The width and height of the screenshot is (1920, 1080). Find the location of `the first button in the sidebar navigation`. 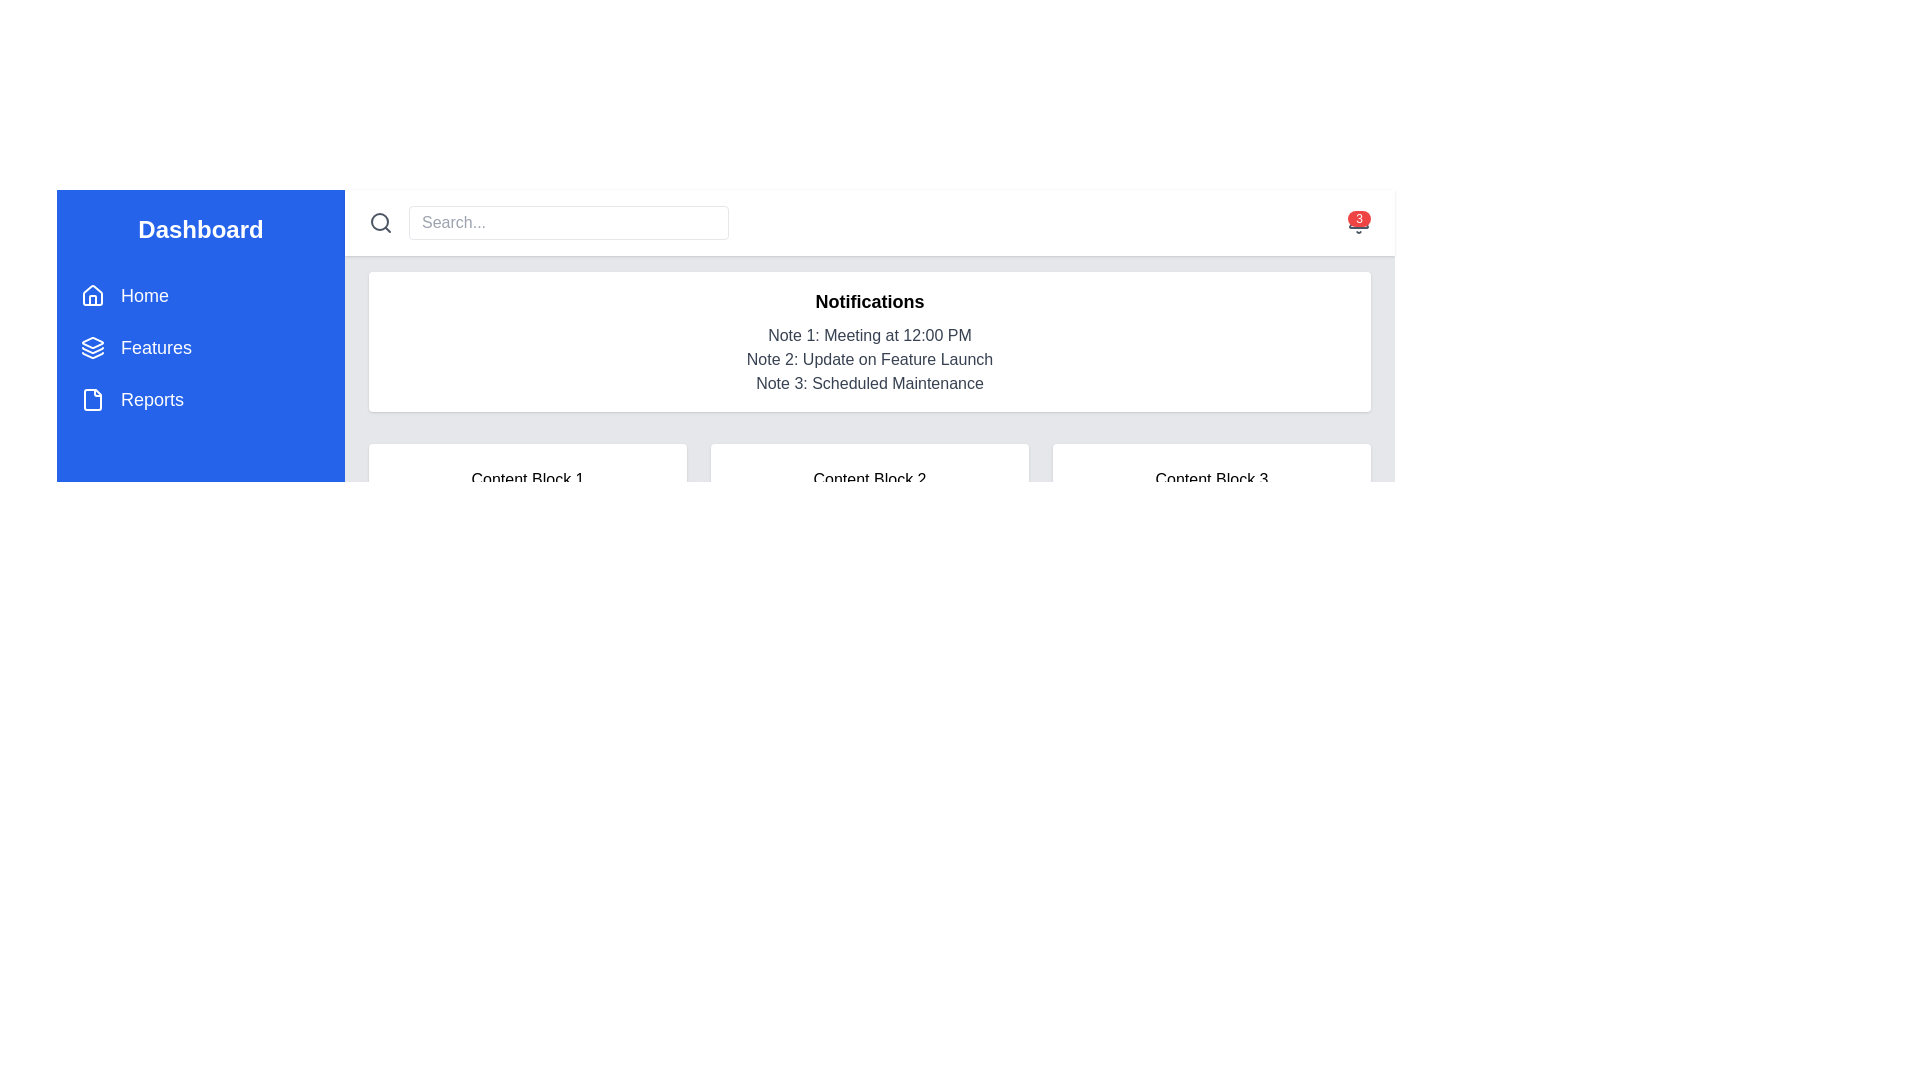

the first button in the sidebar navigation is located at coordinates (201, 296).